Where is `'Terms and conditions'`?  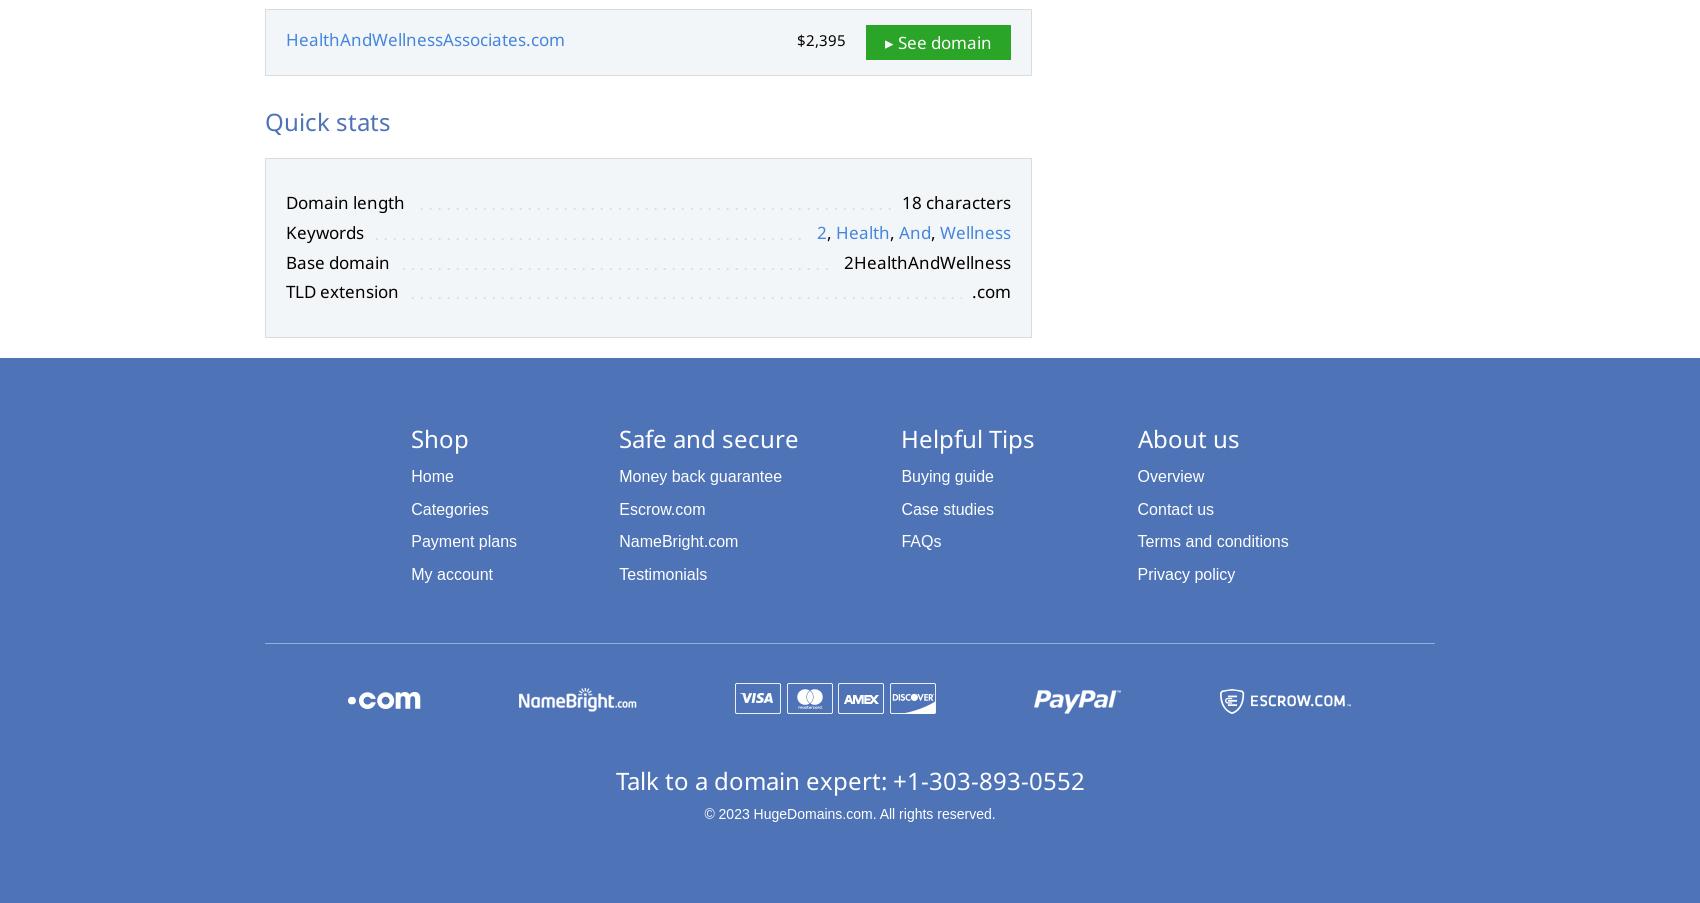 'Terms and conditions' is located at coordinates (1211, 540).